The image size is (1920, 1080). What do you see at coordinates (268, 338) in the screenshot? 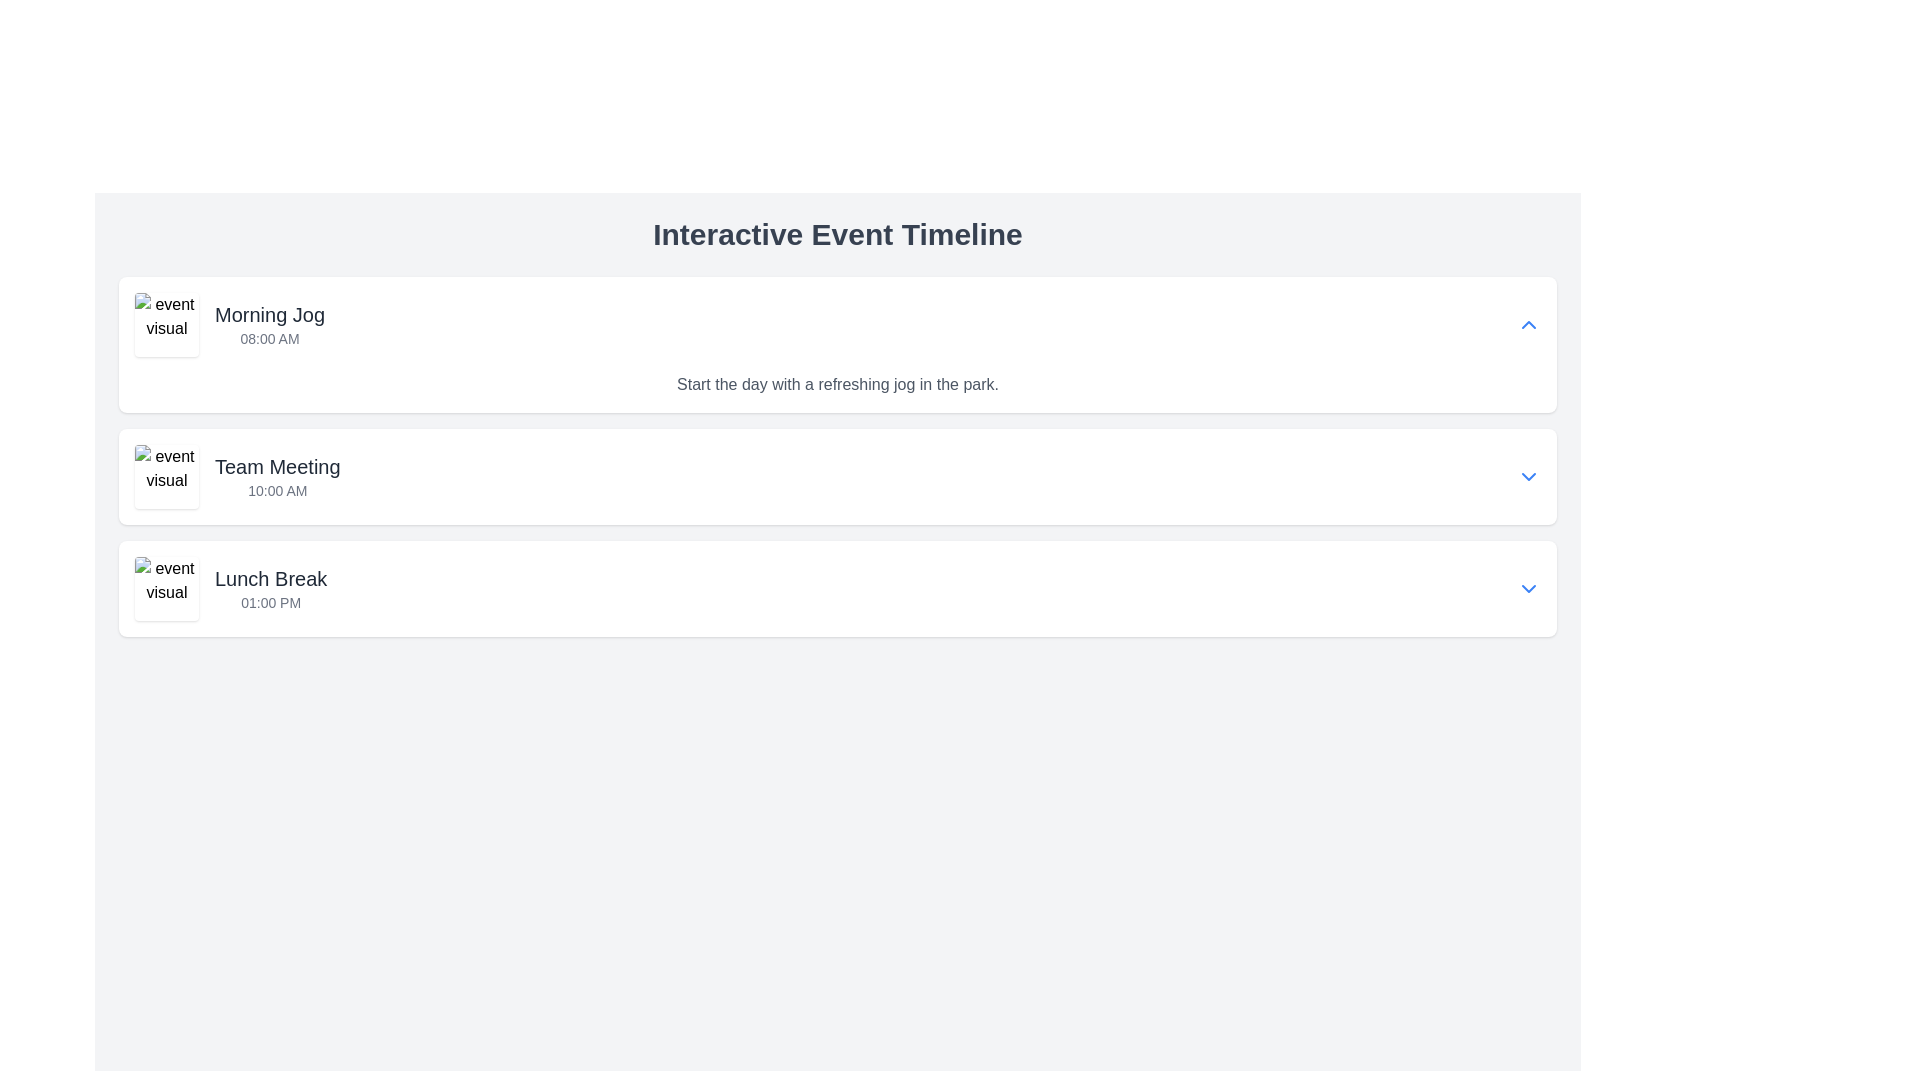
I see `the Text label indicating the scheduled time for the 'Morning Jog' event, which is located beneath the title within the first event card` at bounding box center [268, 338].